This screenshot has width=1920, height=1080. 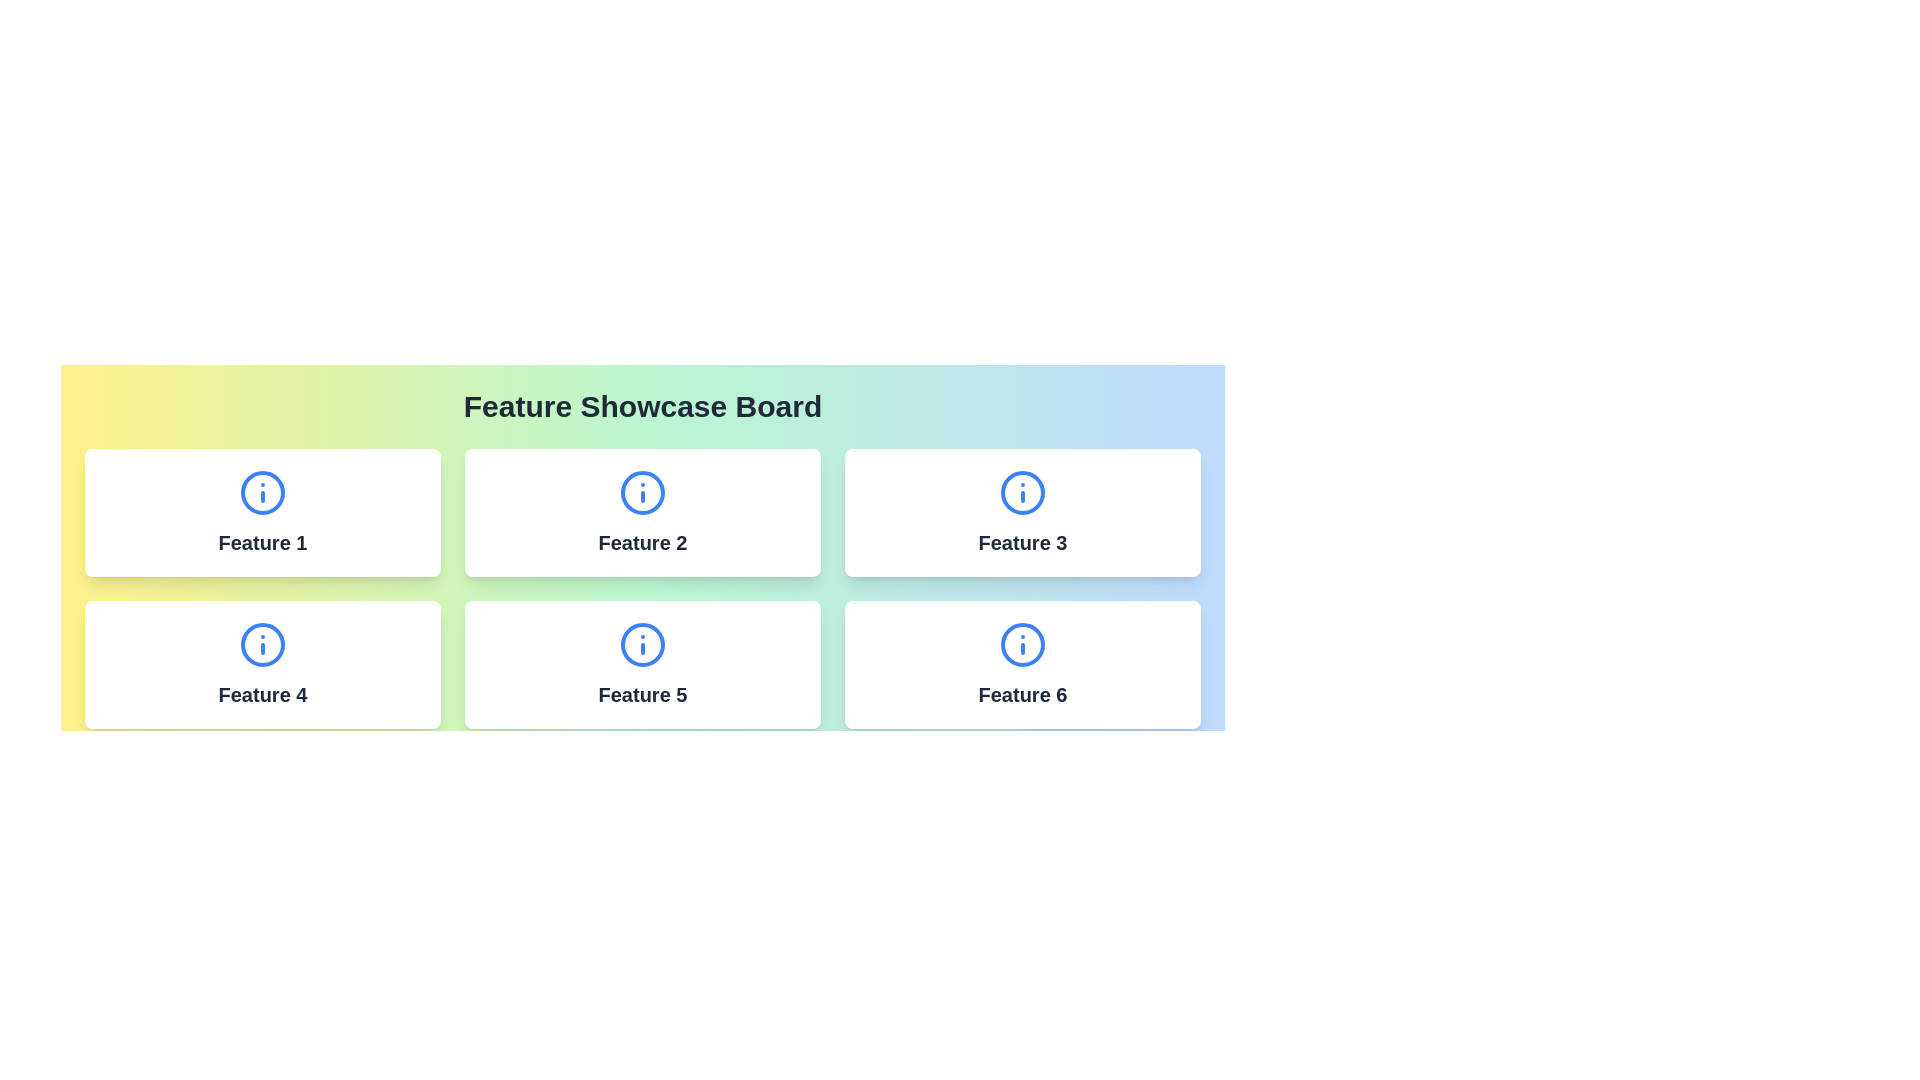 What do you see at coordinates (643, 493) in the screenshot?
I see `the SVG icon representing an information symbol, which is styled with a blue color scheme and located in the second grid item of the first row titled 'Feature 2'` at bounding box center [643, 493].